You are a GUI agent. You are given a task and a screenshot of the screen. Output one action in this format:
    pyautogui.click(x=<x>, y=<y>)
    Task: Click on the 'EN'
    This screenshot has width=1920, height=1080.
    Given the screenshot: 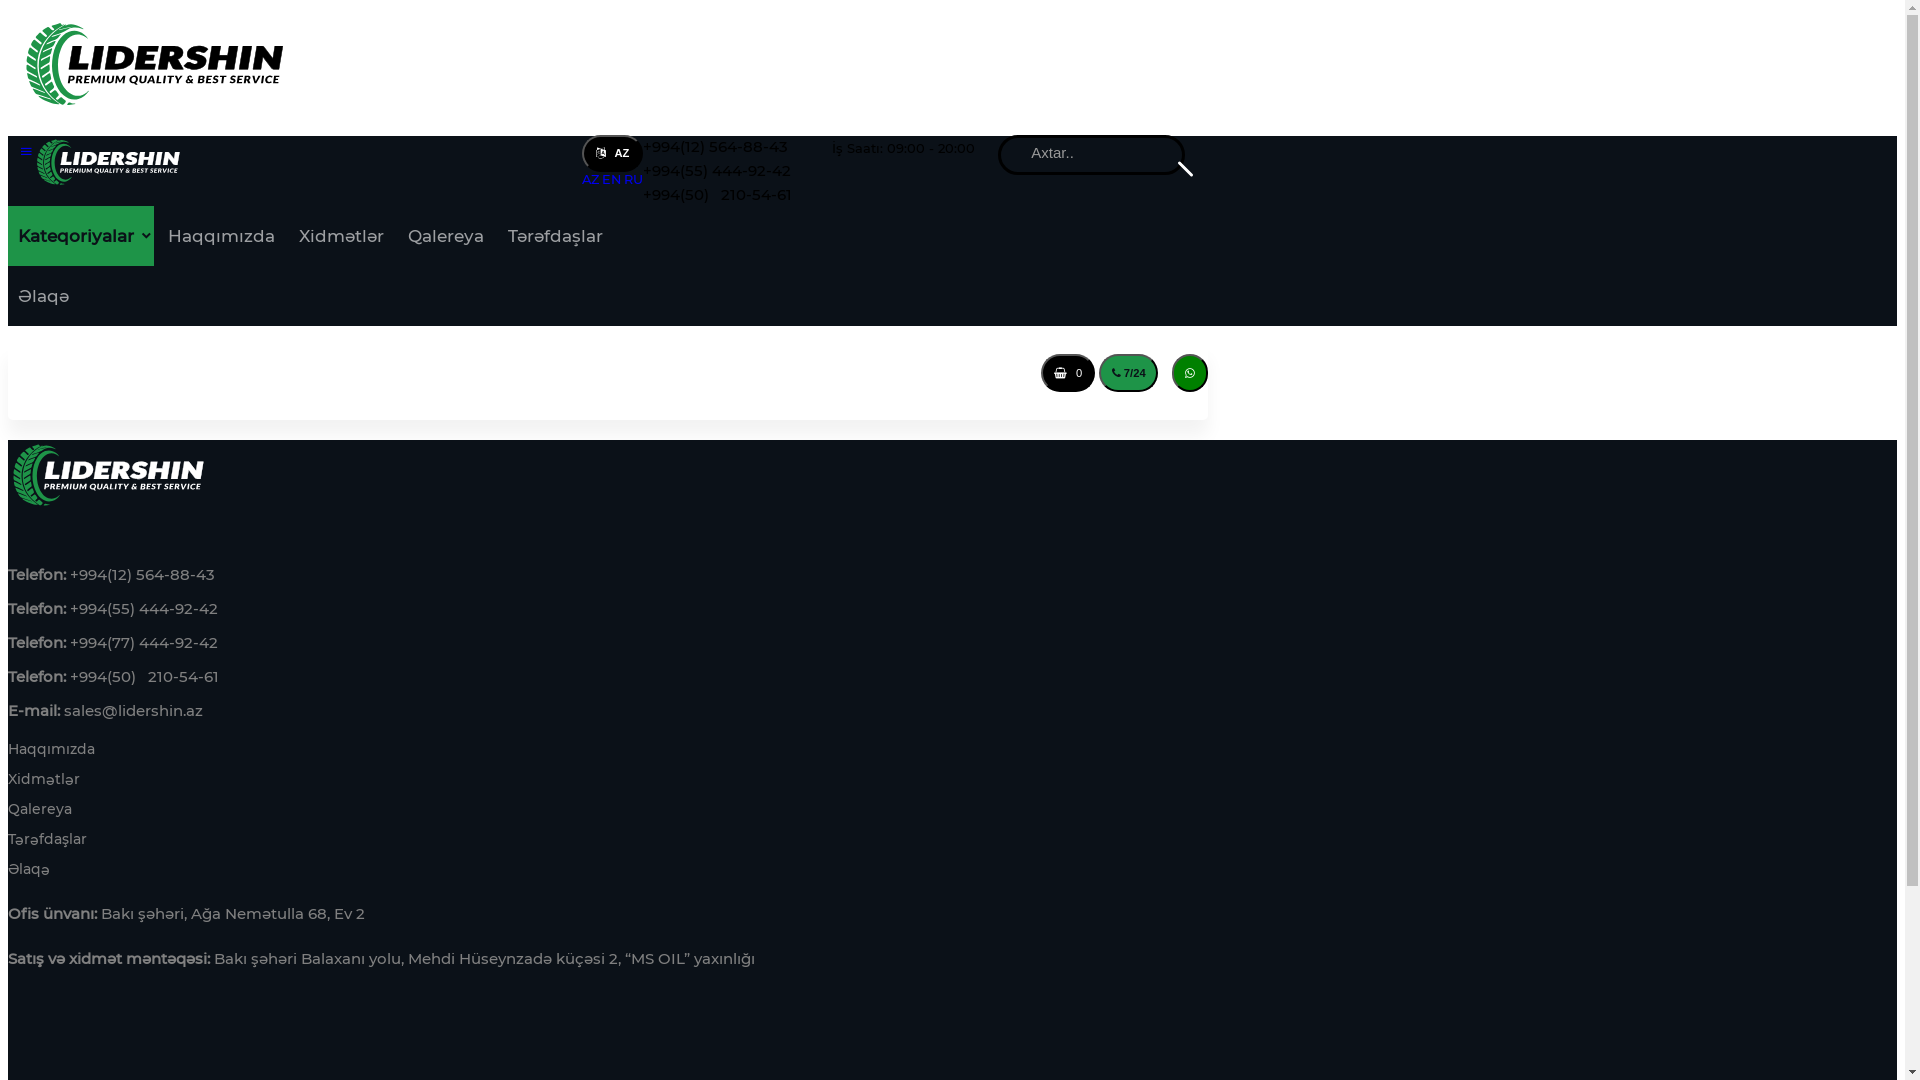 What is the action you would take?
    pyautogui.click(x=610, y=178)
    